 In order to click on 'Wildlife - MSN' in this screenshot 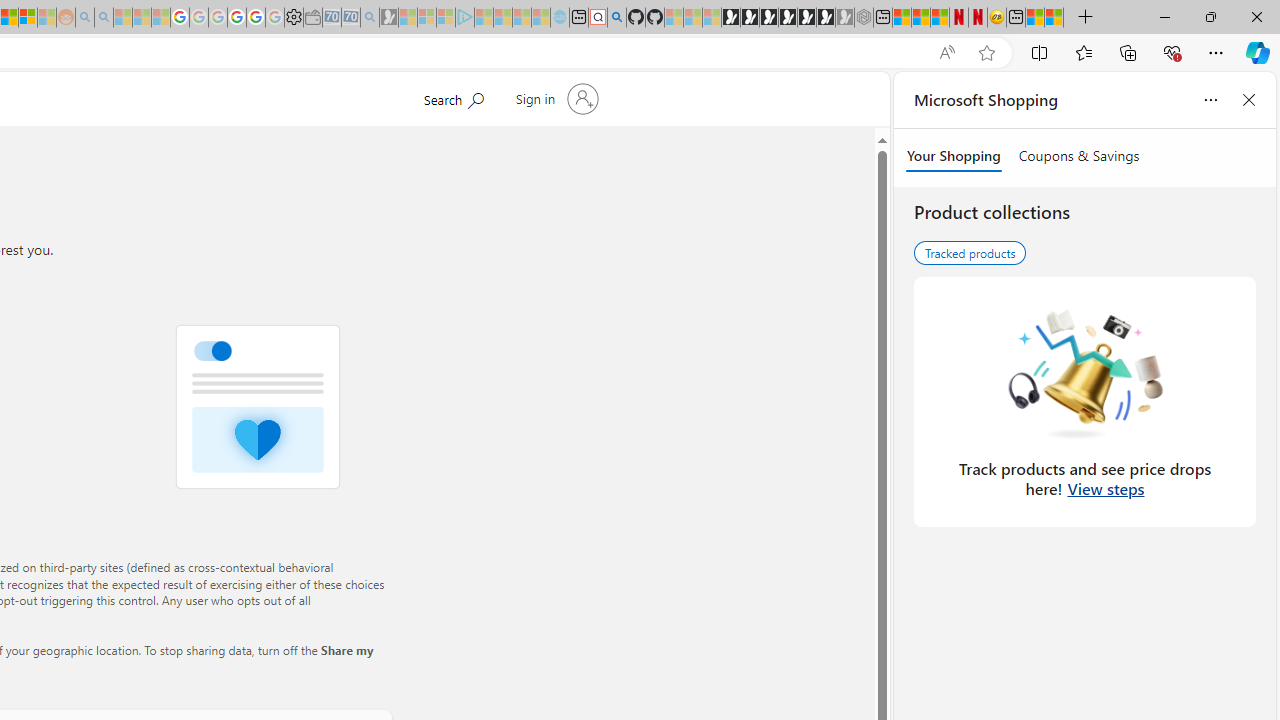, I will do `click(1035, 17)`.